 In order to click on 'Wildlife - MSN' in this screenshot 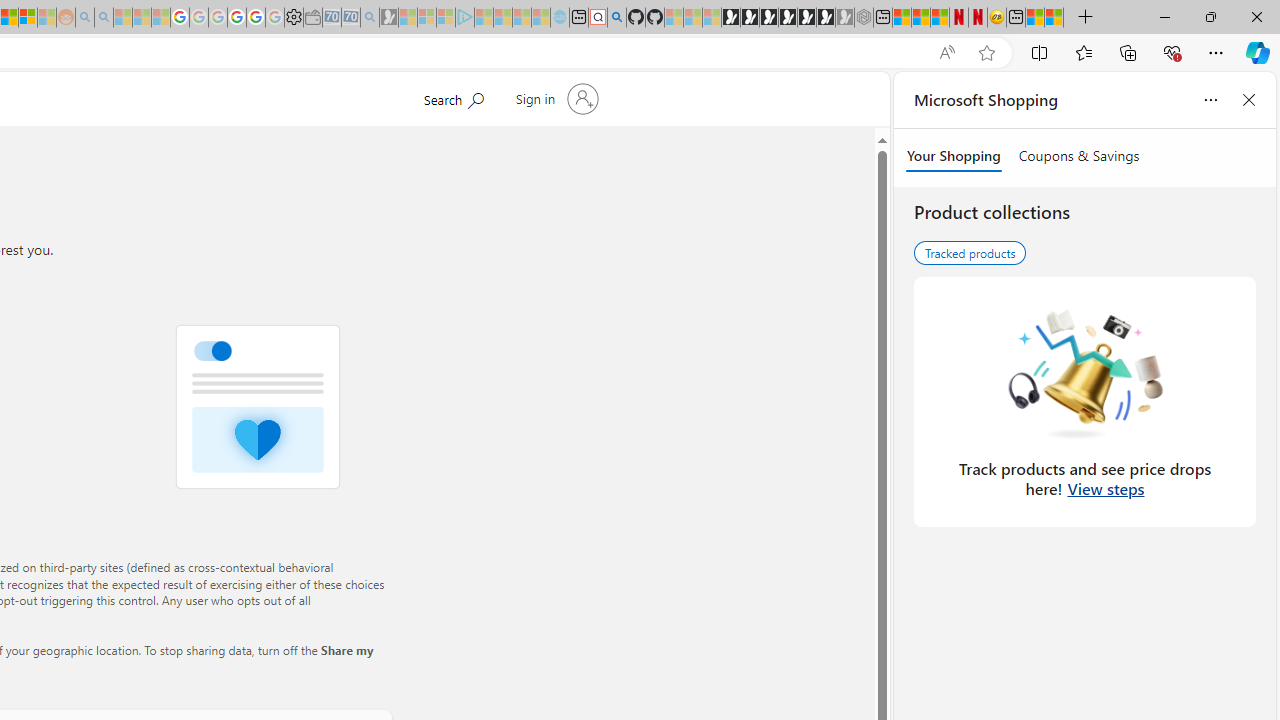, I will do `click(1035, 17)`.